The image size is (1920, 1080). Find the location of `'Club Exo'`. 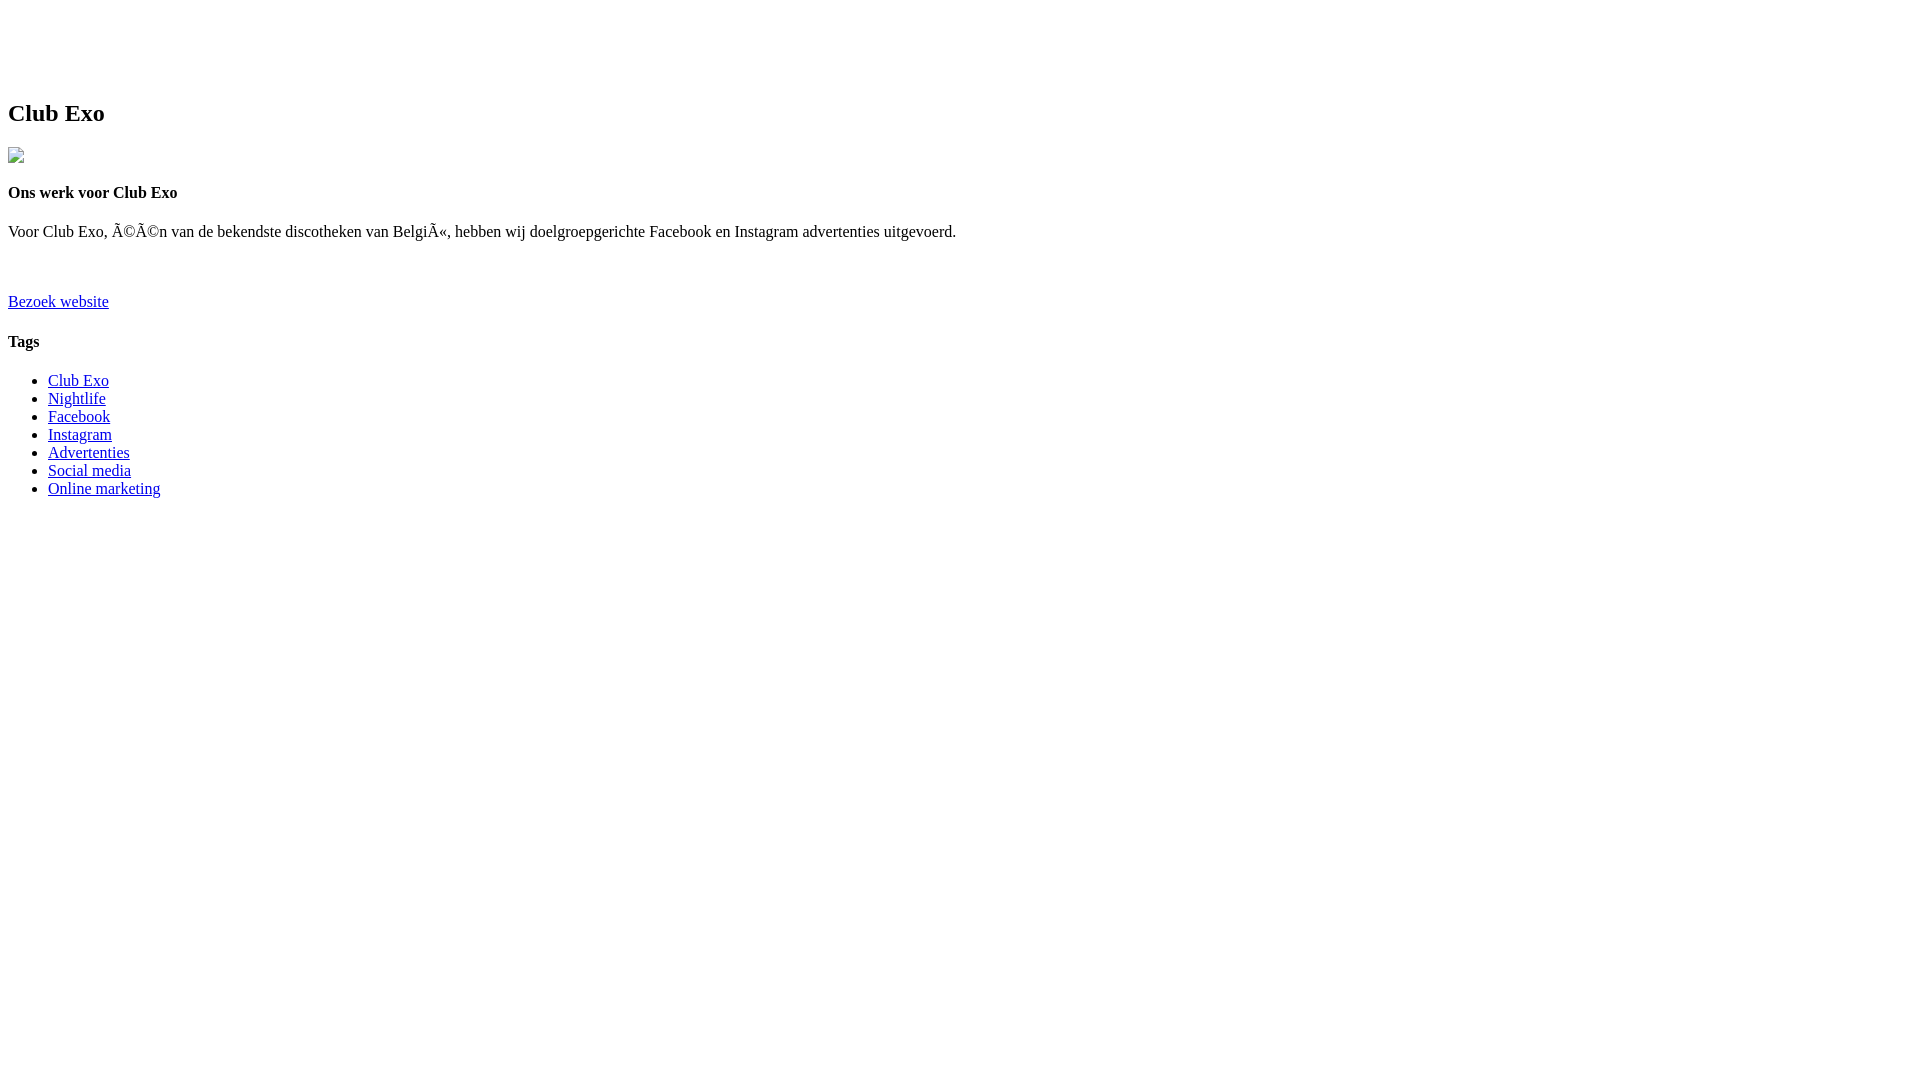

'Club Exo' is located at coordinates (78, 380).